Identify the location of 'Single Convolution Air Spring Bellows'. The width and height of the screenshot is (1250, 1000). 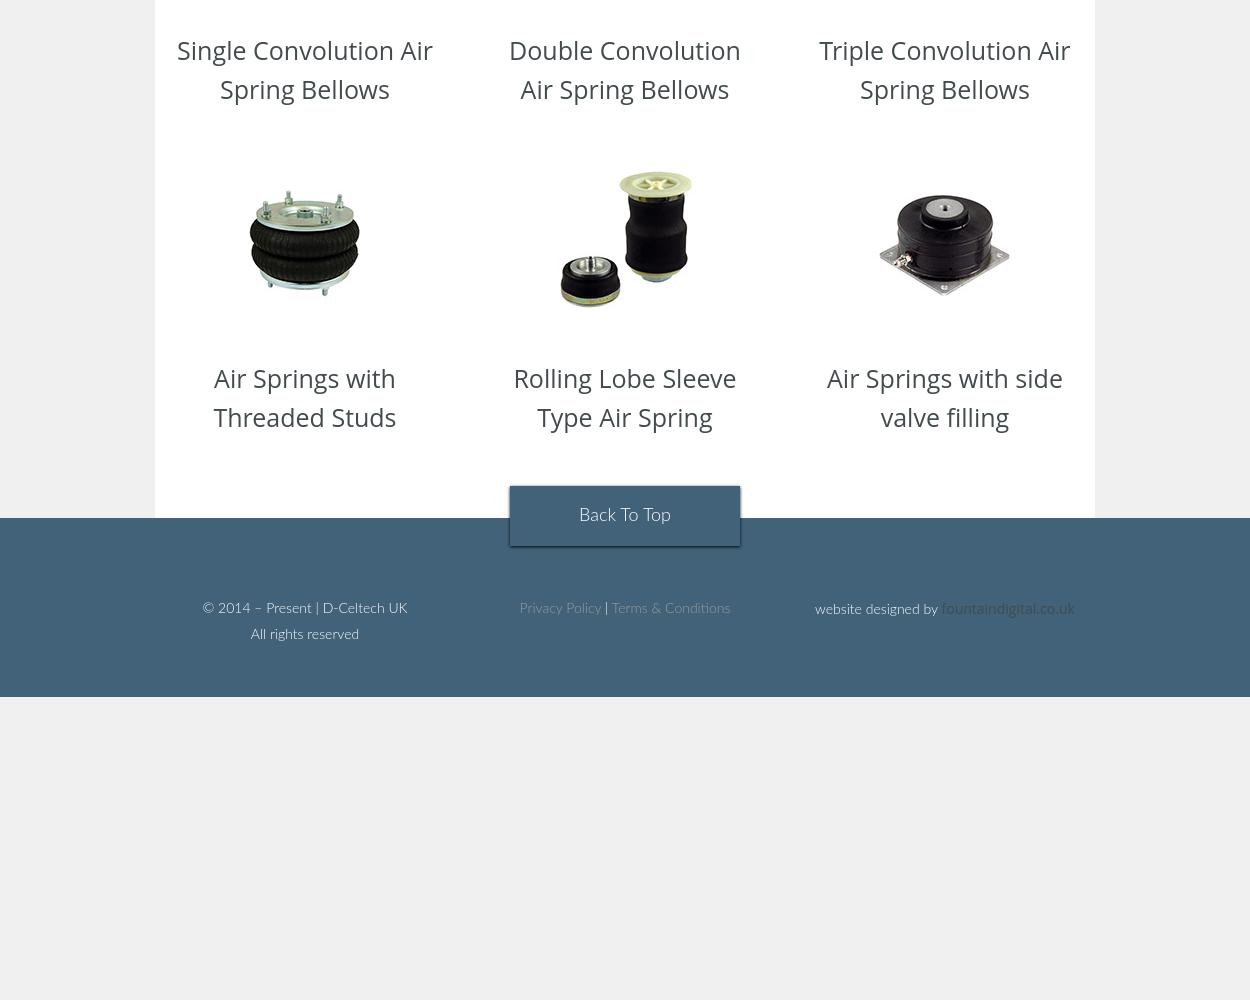
(304, 68).